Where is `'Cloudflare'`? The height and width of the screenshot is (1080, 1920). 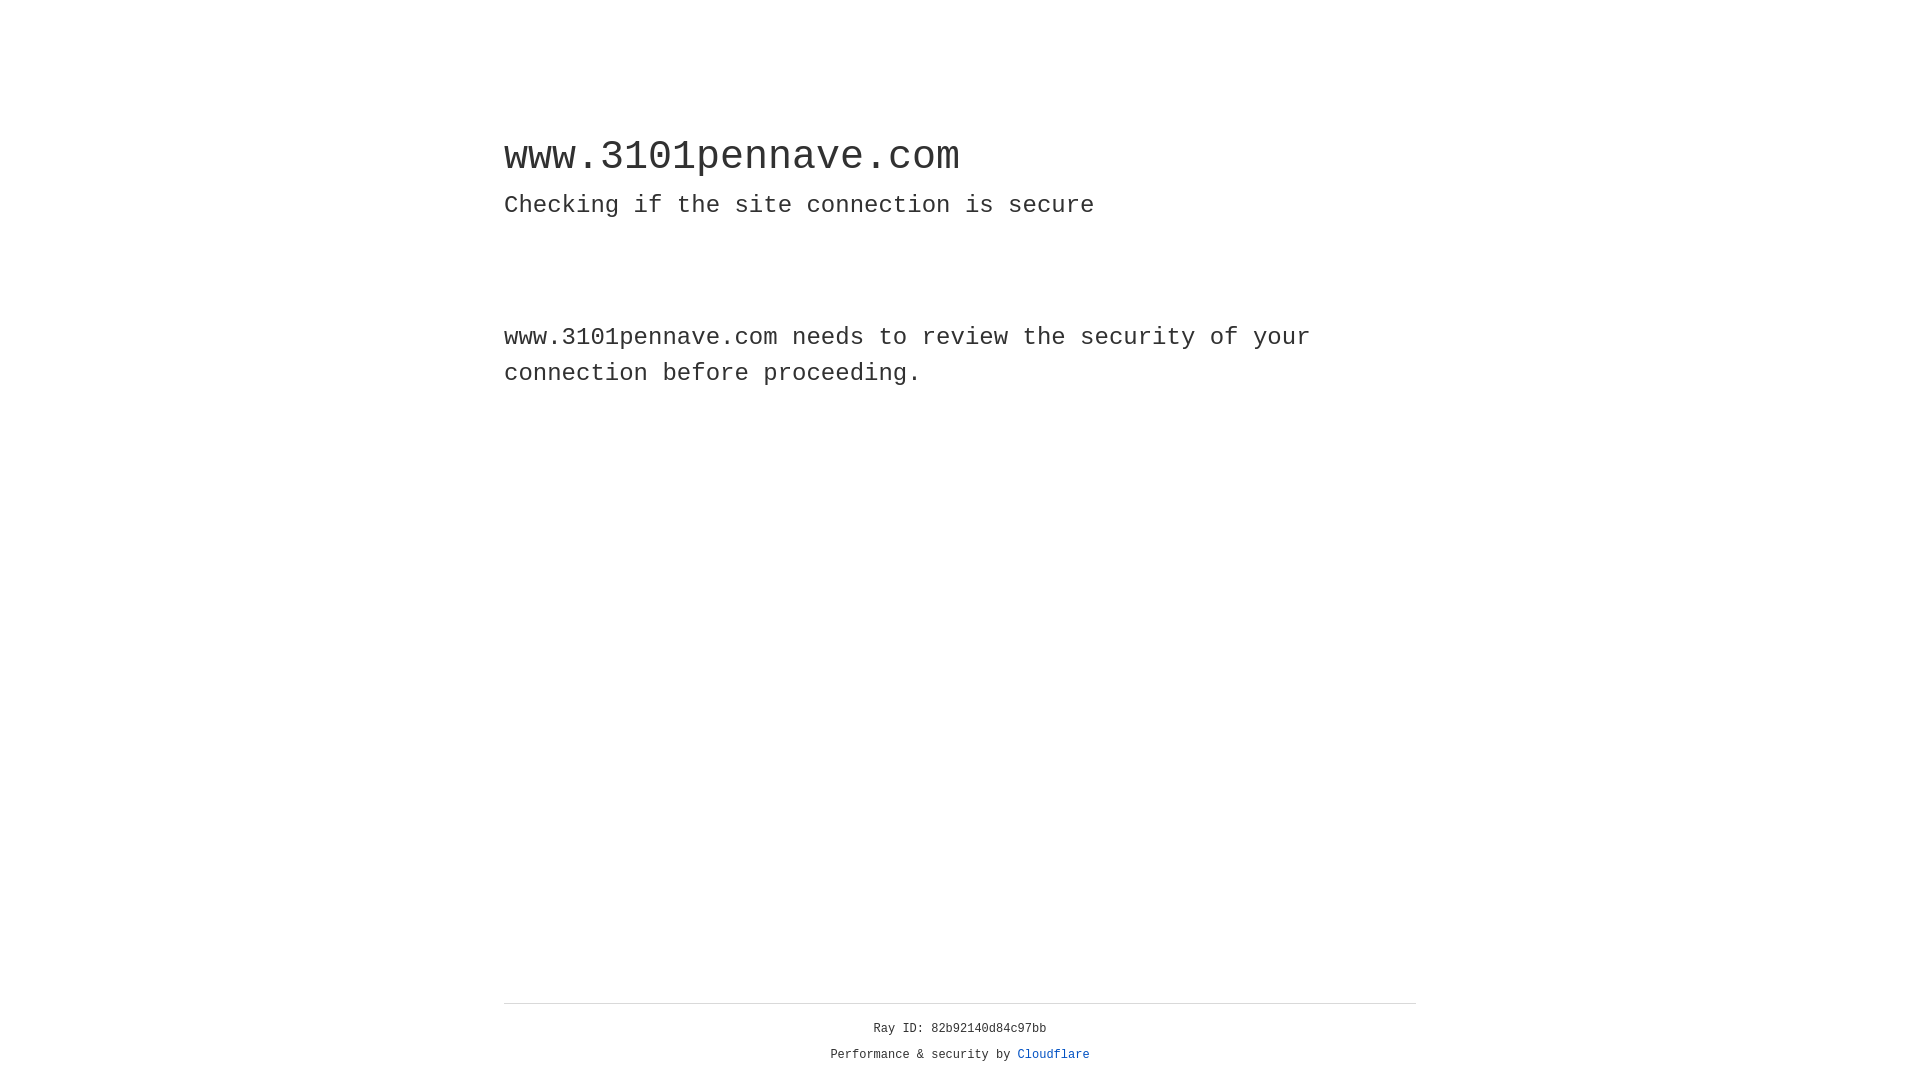 'Cloudflare' is located at coordinates (1053, 1054).